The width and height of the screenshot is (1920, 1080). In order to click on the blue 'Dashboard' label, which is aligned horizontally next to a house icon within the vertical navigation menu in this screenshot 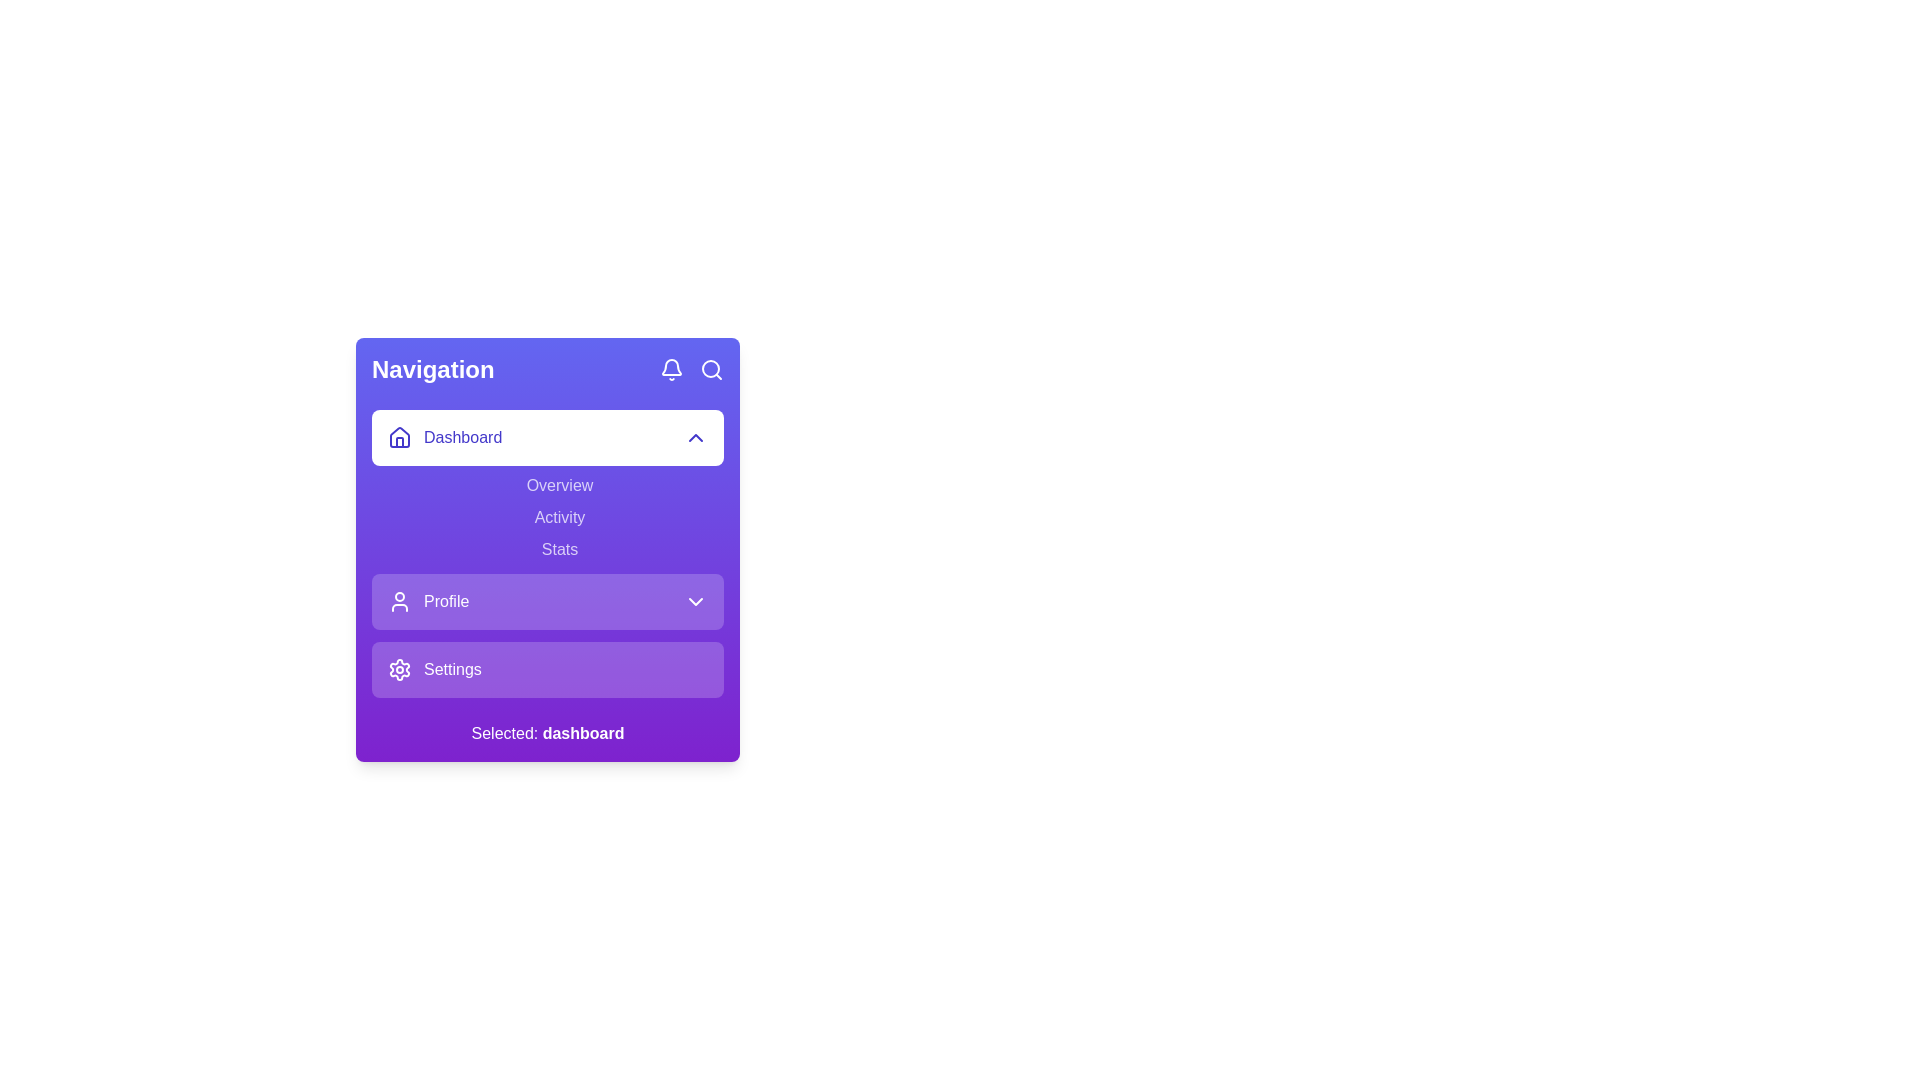, I will do `click(444, 437)`.